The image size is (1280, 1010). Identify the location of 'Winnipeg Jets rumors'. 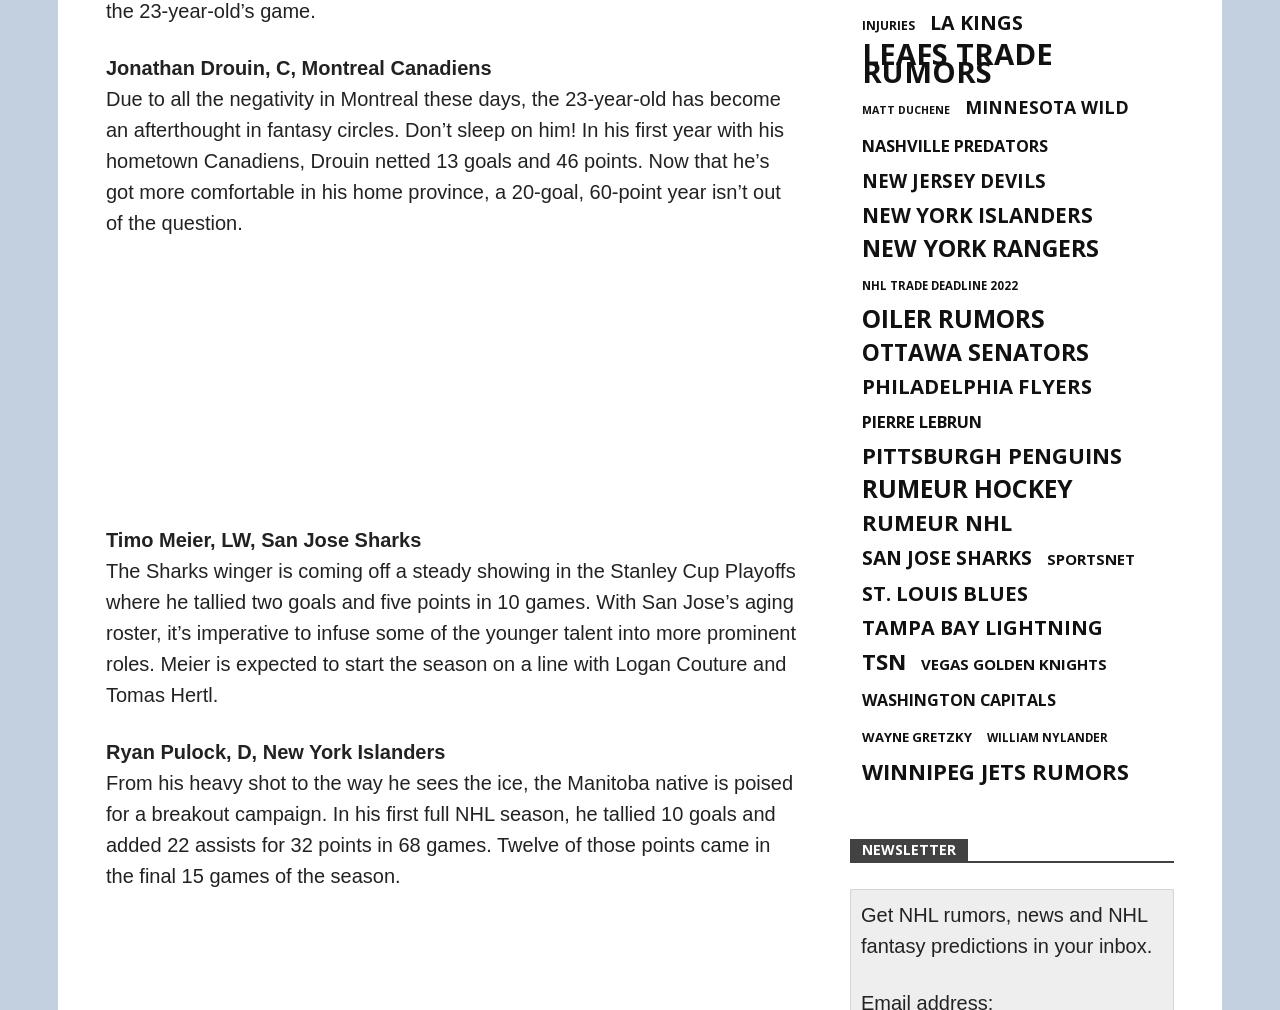
(861, 771).